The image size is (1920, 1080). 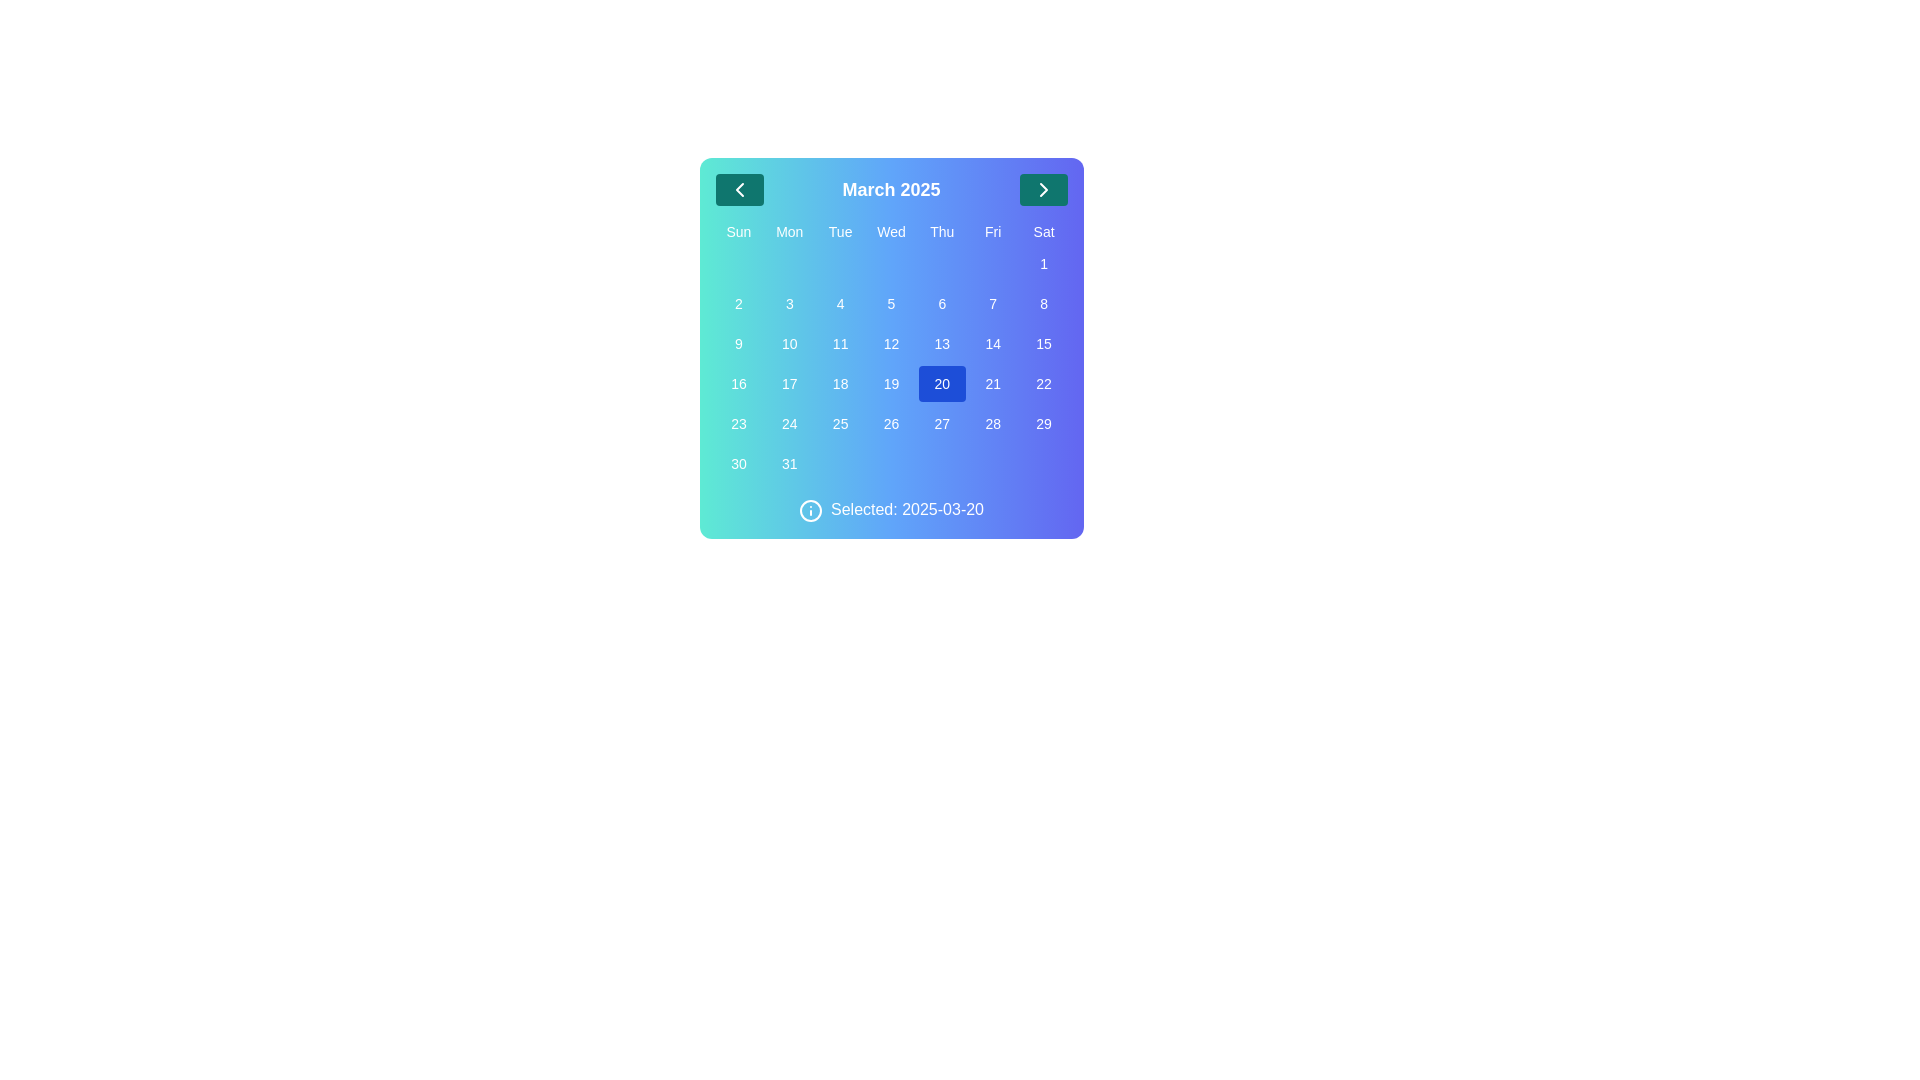 I want to click on the button-like interactive calendar cell representing the date '24', so click(x=788, y=423).